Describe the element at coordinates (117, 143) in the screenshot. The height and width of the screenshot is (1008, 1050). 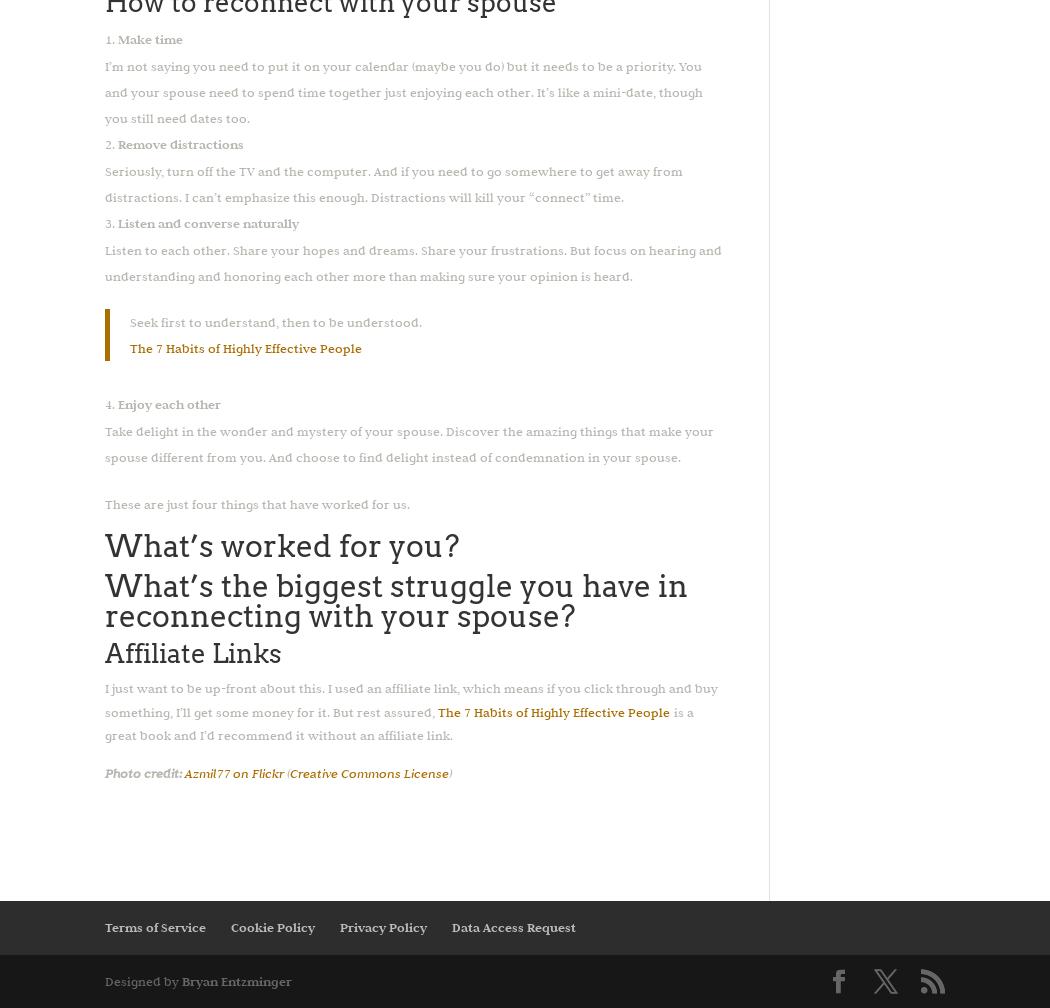
I see `'Remove distractions'` at that location.